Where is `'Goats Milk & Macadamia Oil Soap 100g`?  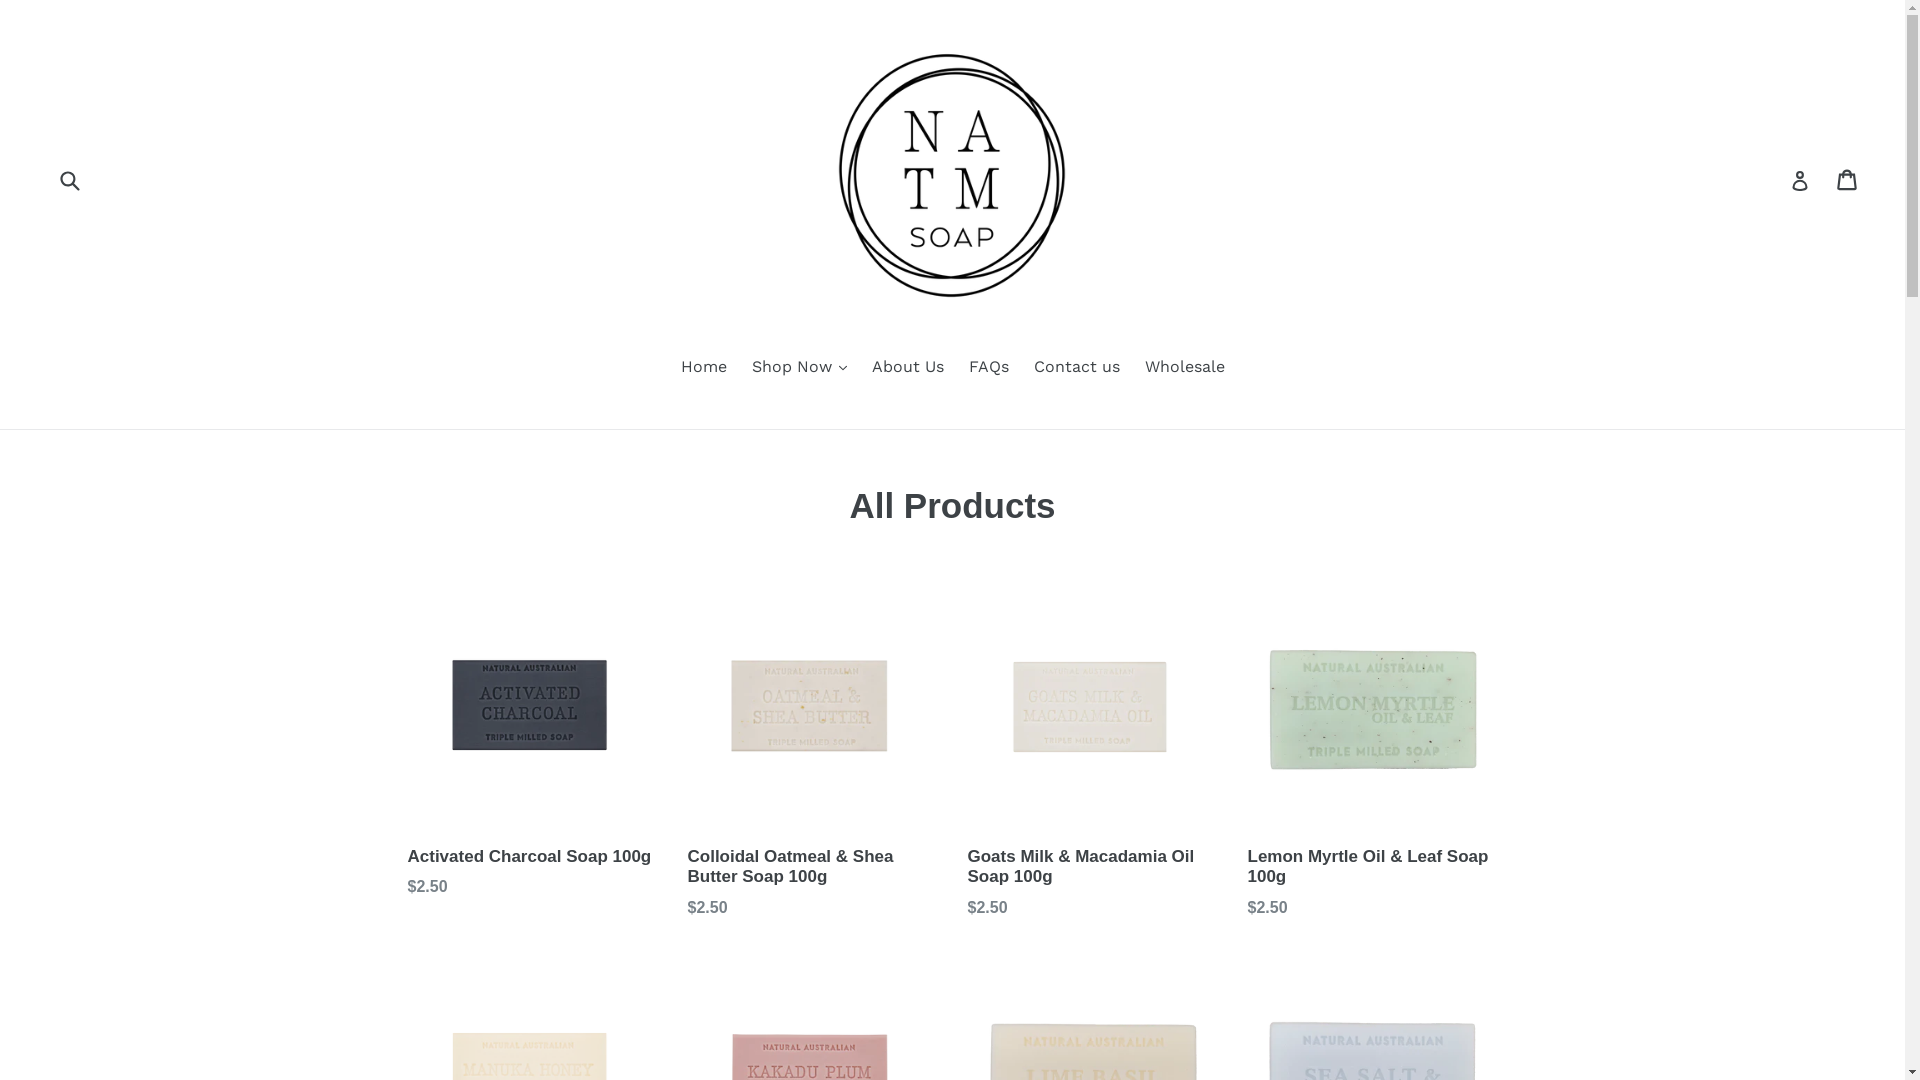 'Goats Milk & Macadamia Oil Soap 100g is located at coordinates (968, 751).